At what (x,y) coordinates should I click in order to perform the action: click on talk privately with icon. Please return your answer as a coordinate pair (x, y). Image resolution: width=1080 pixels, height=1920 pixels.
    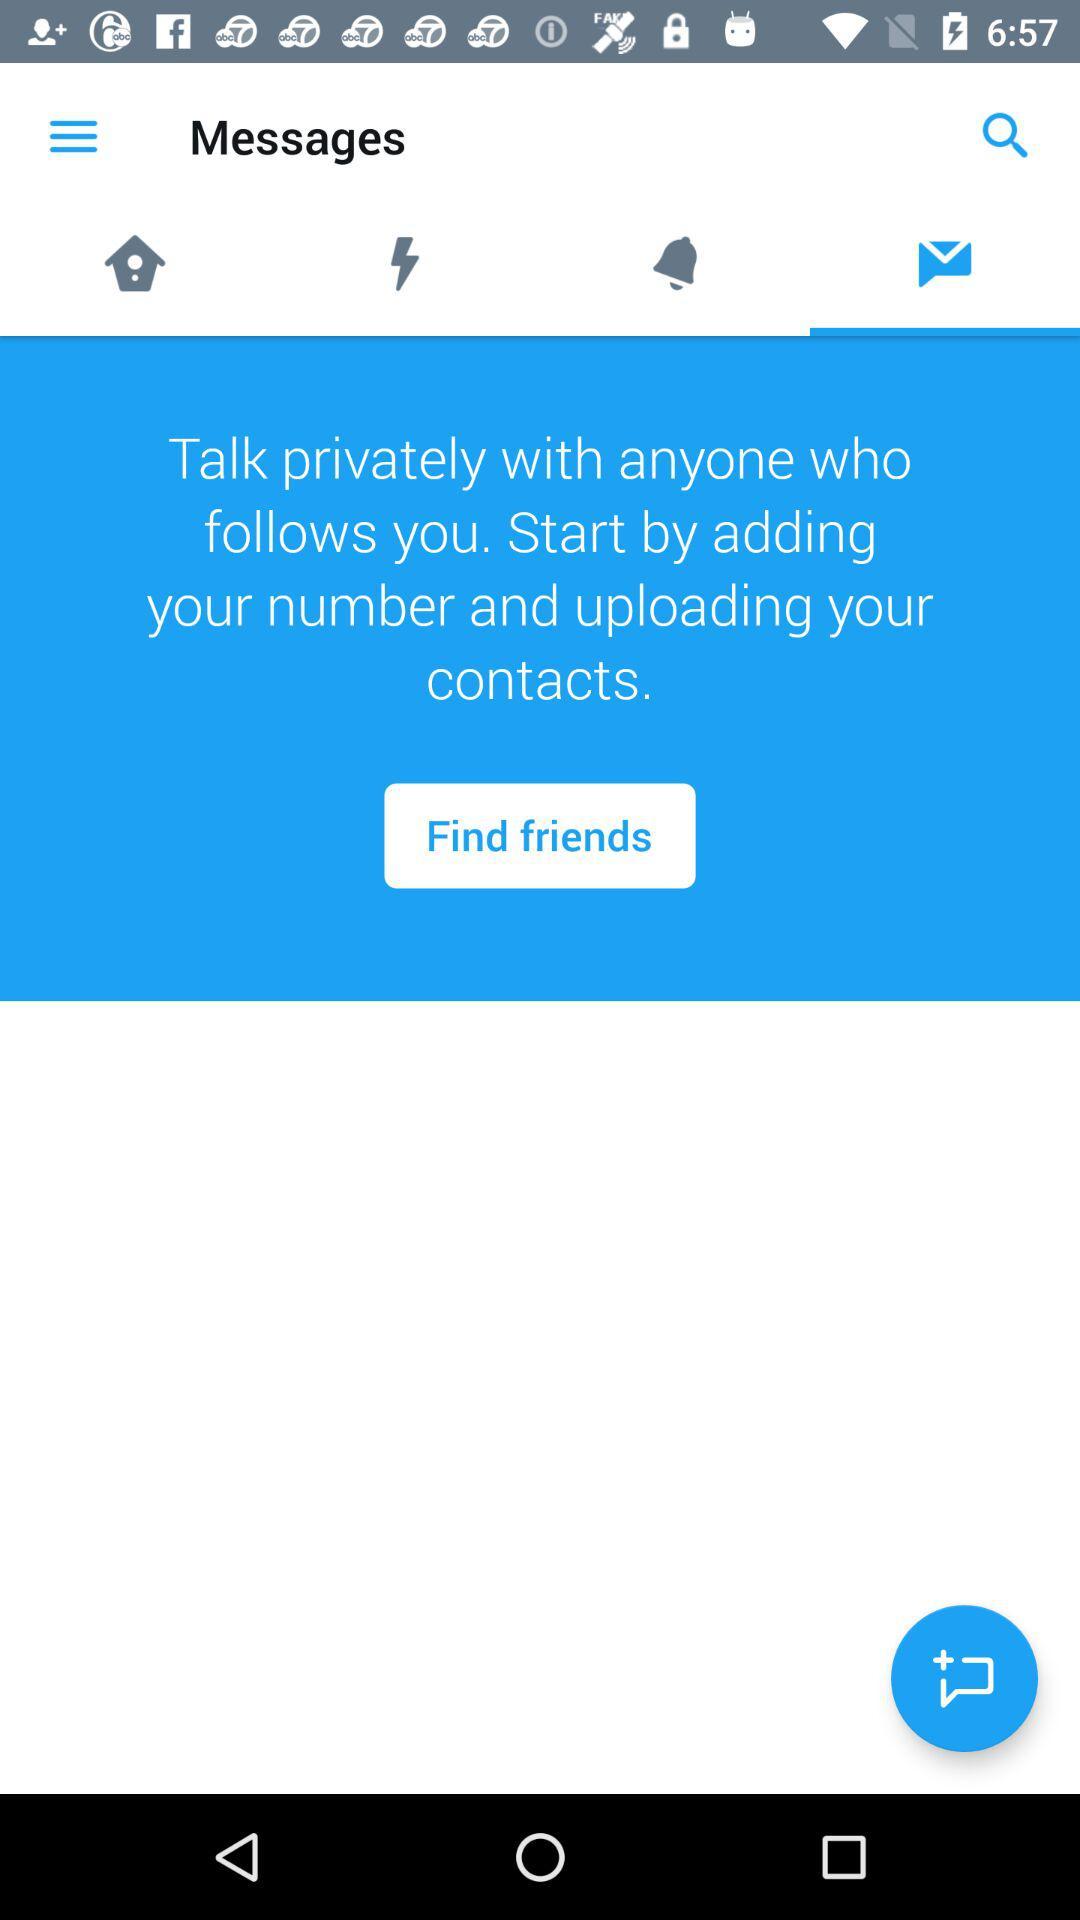
    Looking at the image, I should click on (540, 566).